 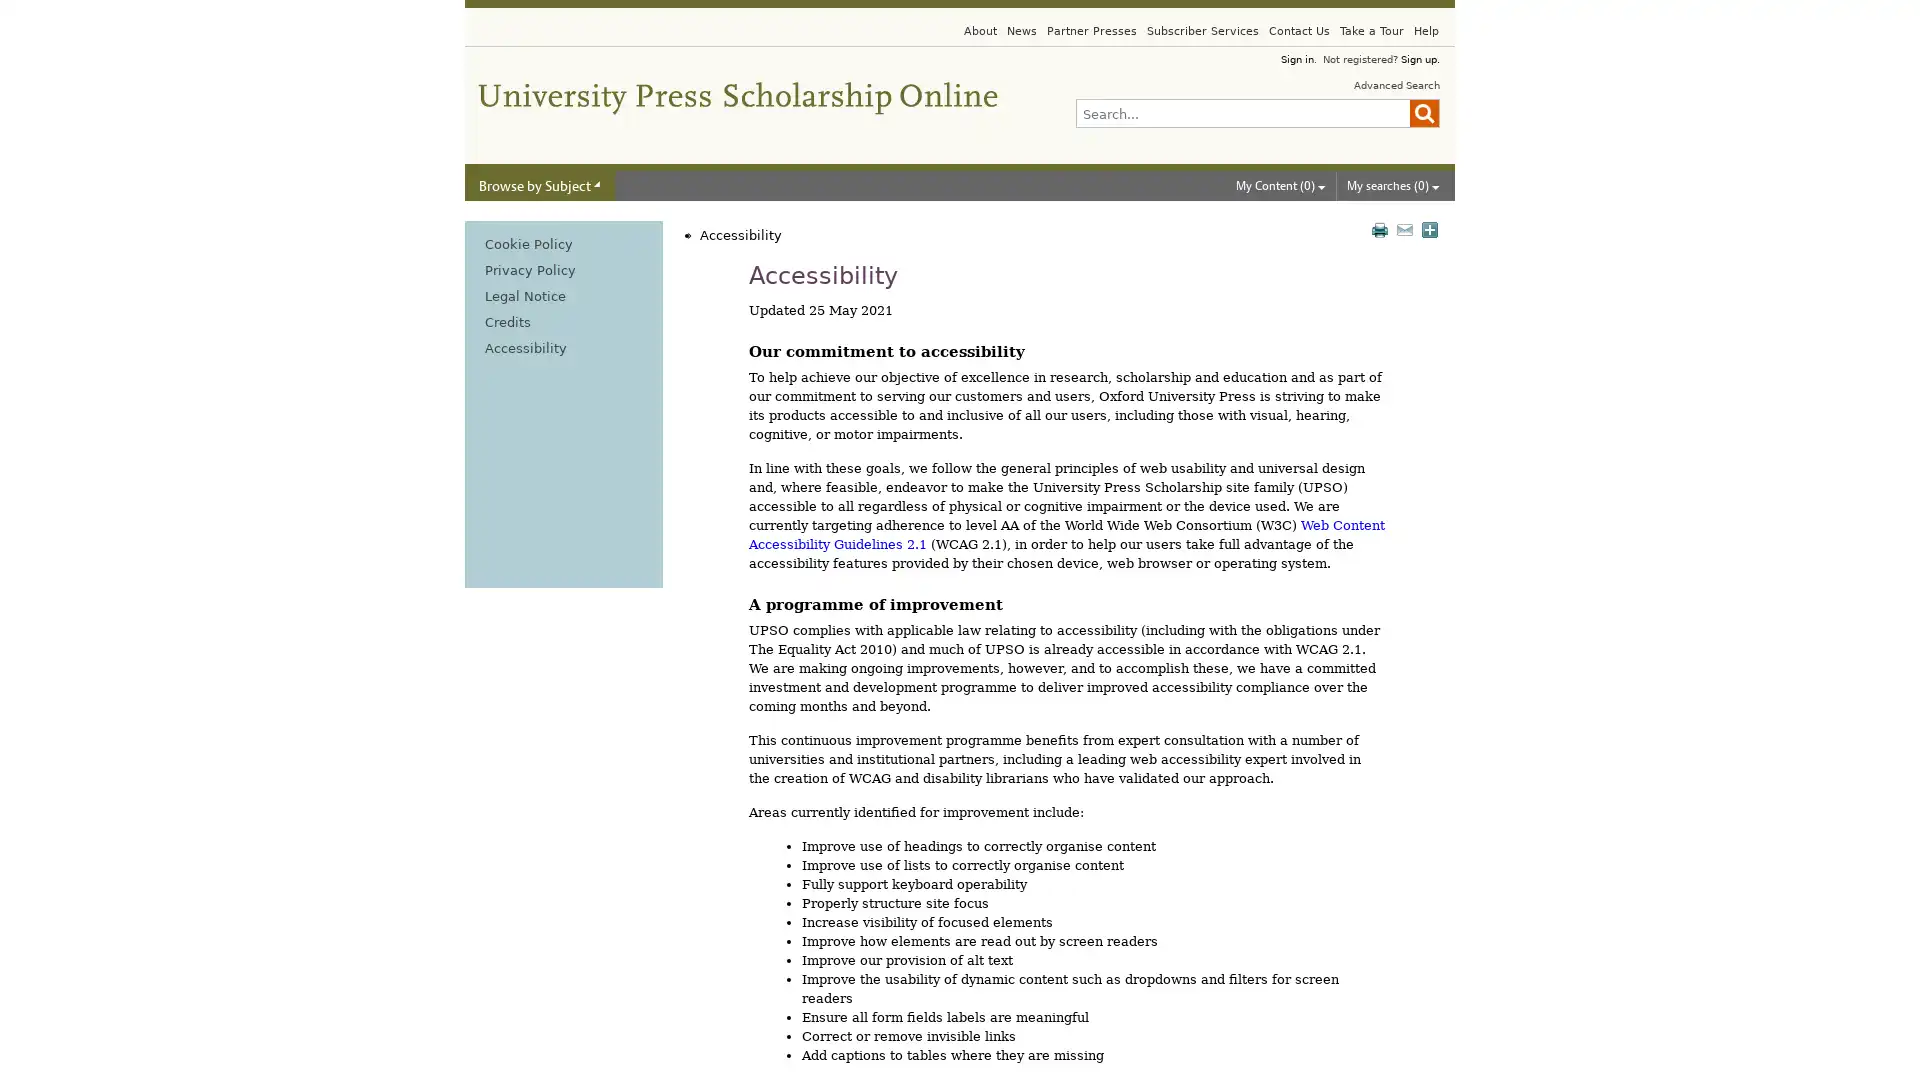 I want to click on Email this link, so click(x=1405, y=229).